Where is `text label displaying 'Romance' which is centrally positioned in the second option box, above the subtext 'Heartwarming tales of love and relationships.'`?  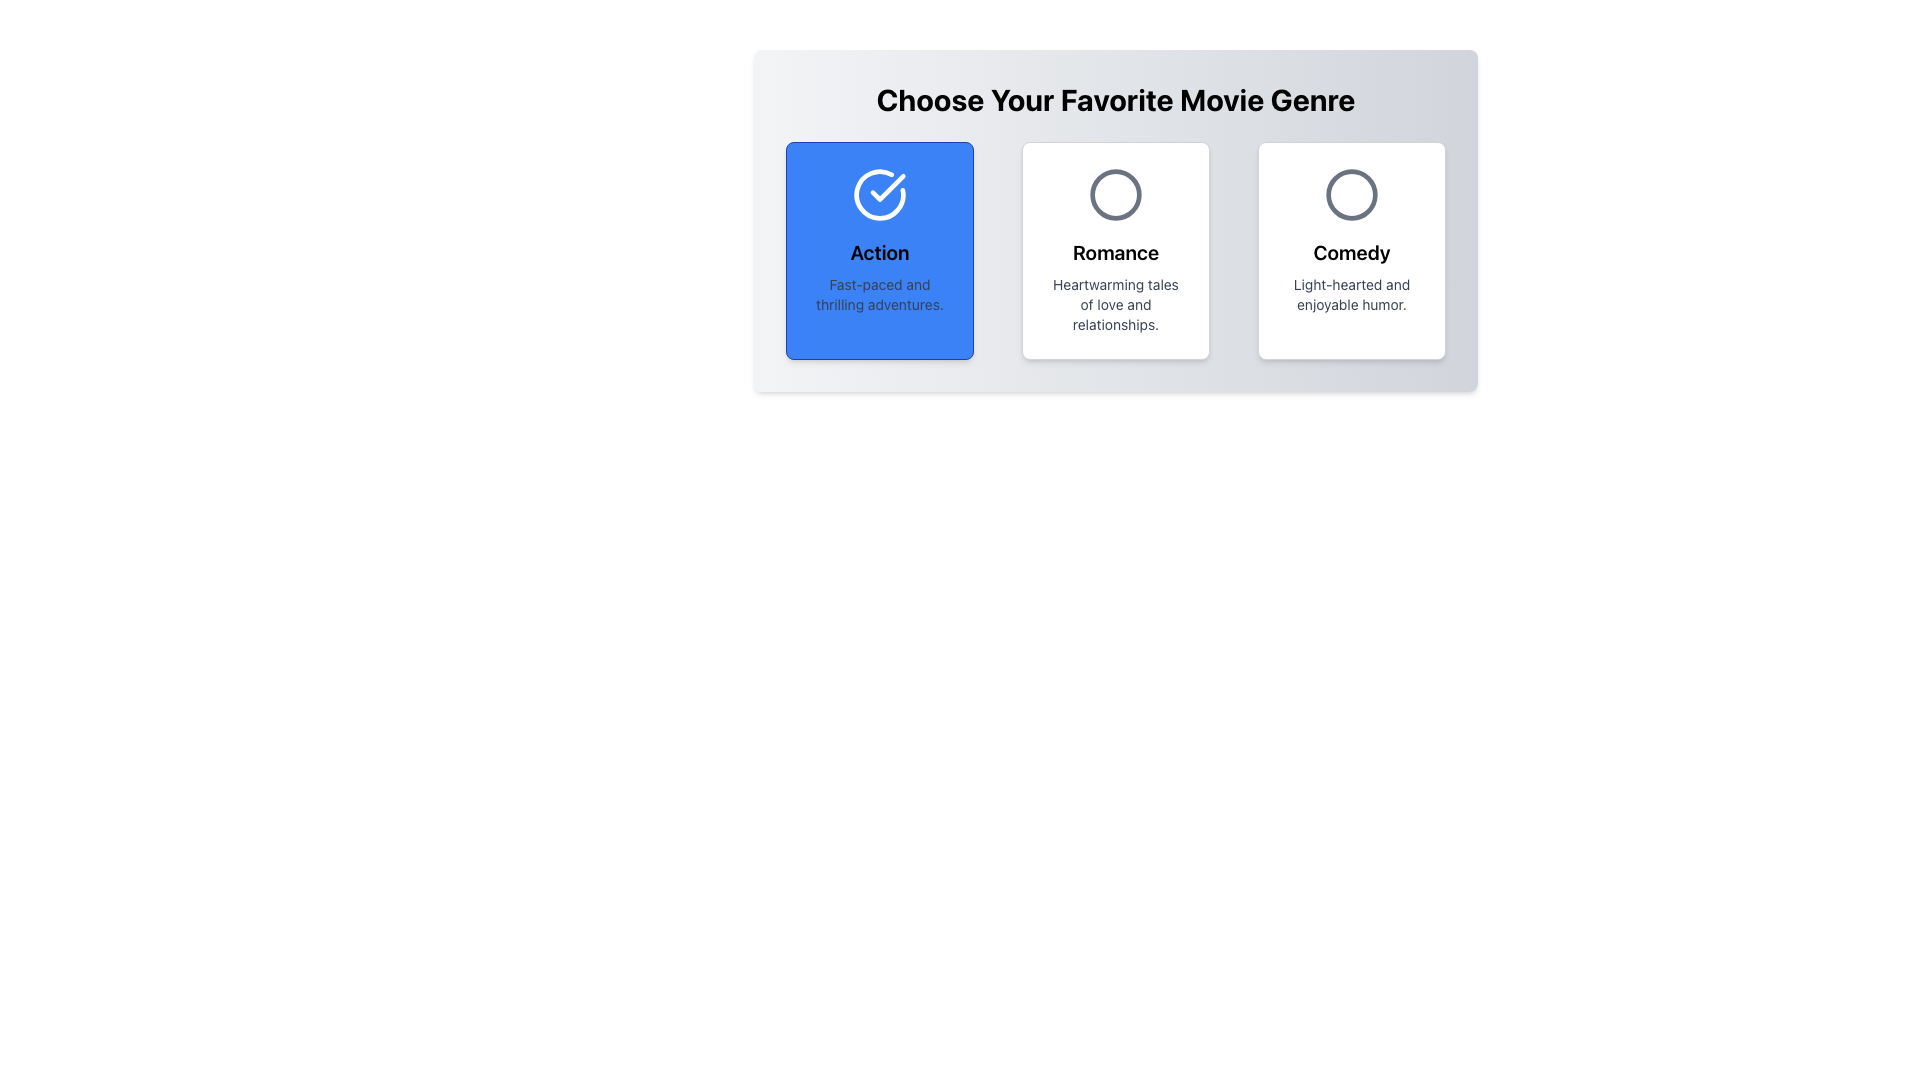
text label displaying 'Romance' which is centrally positioned in the second option box, above the subtext 'Heartwarming tales of love and relationships.' is located at coordinates (1114, 252).